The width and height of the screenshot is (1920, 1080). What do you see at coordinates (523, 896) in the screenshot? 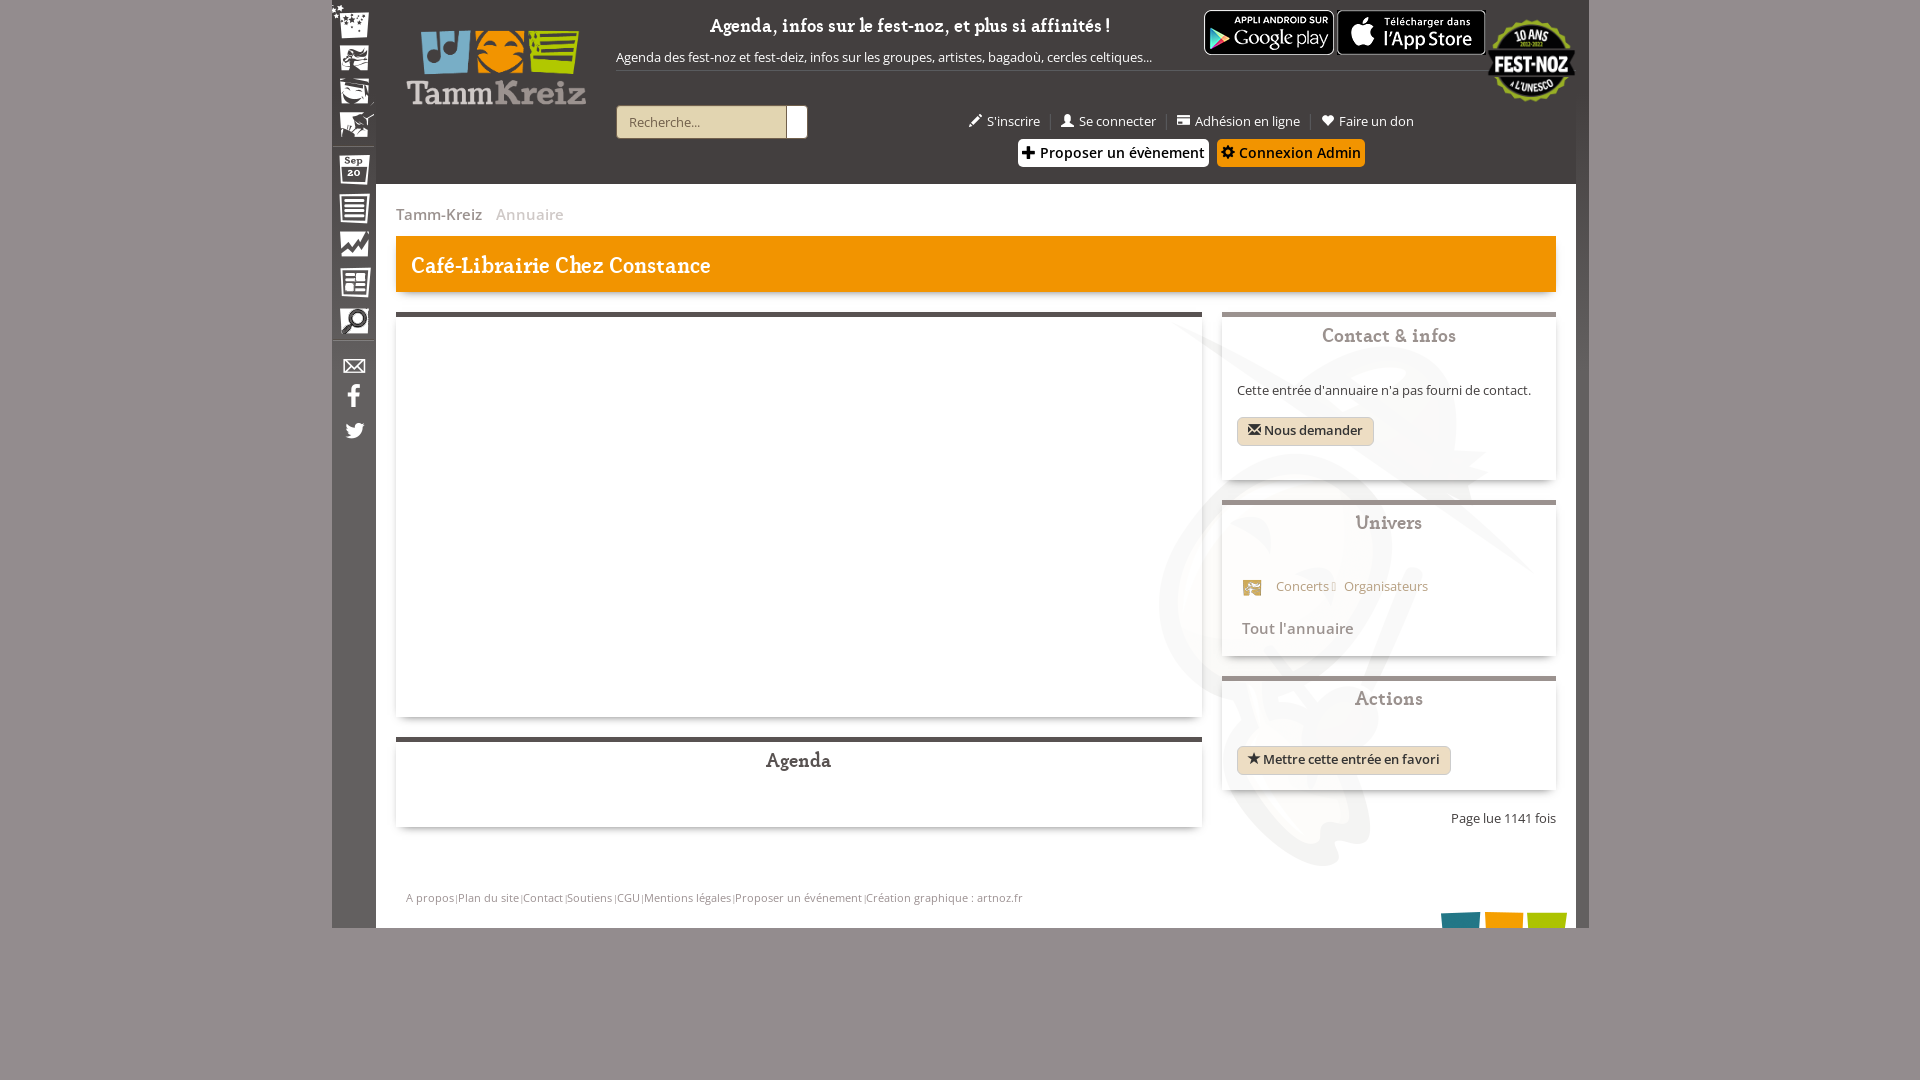
I see `'Contact'` at bounding box center [523, 896].